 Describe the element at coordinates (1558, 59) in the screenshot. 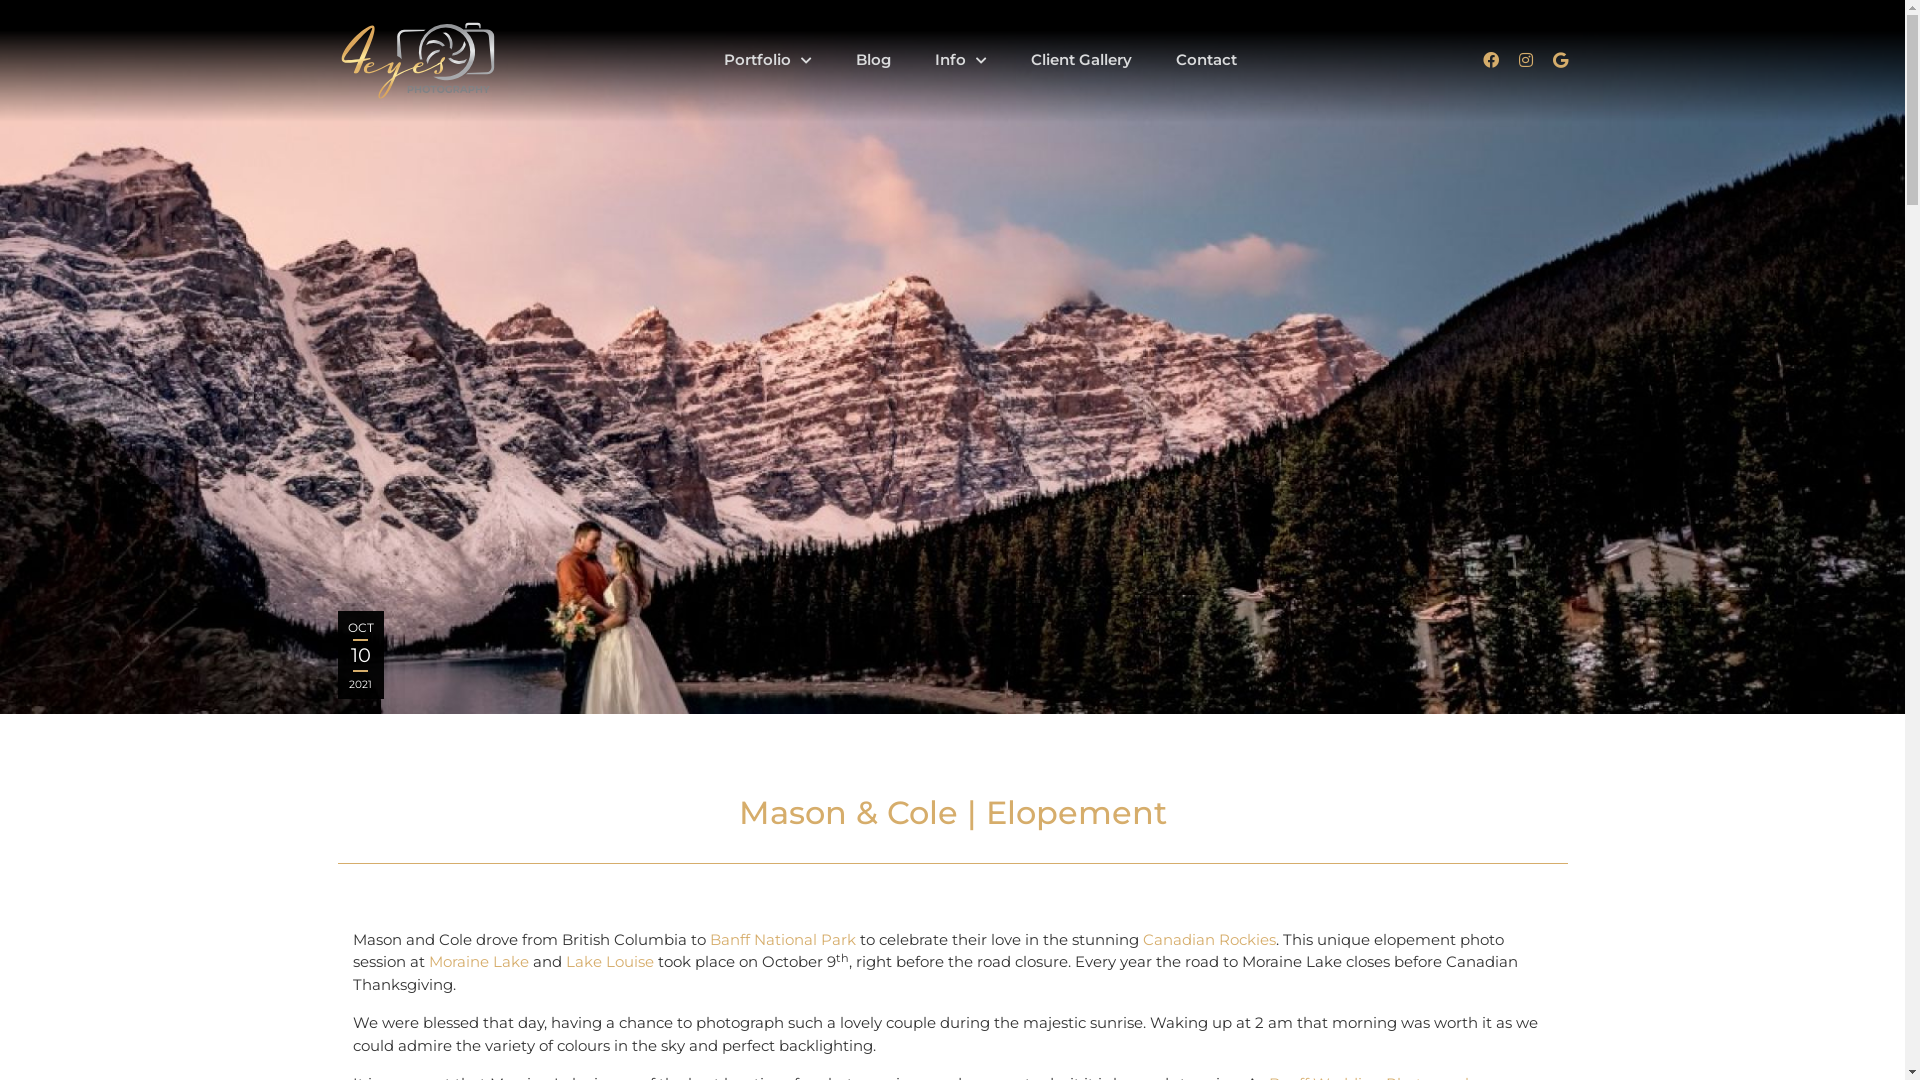

I see `'Google'` at that location.